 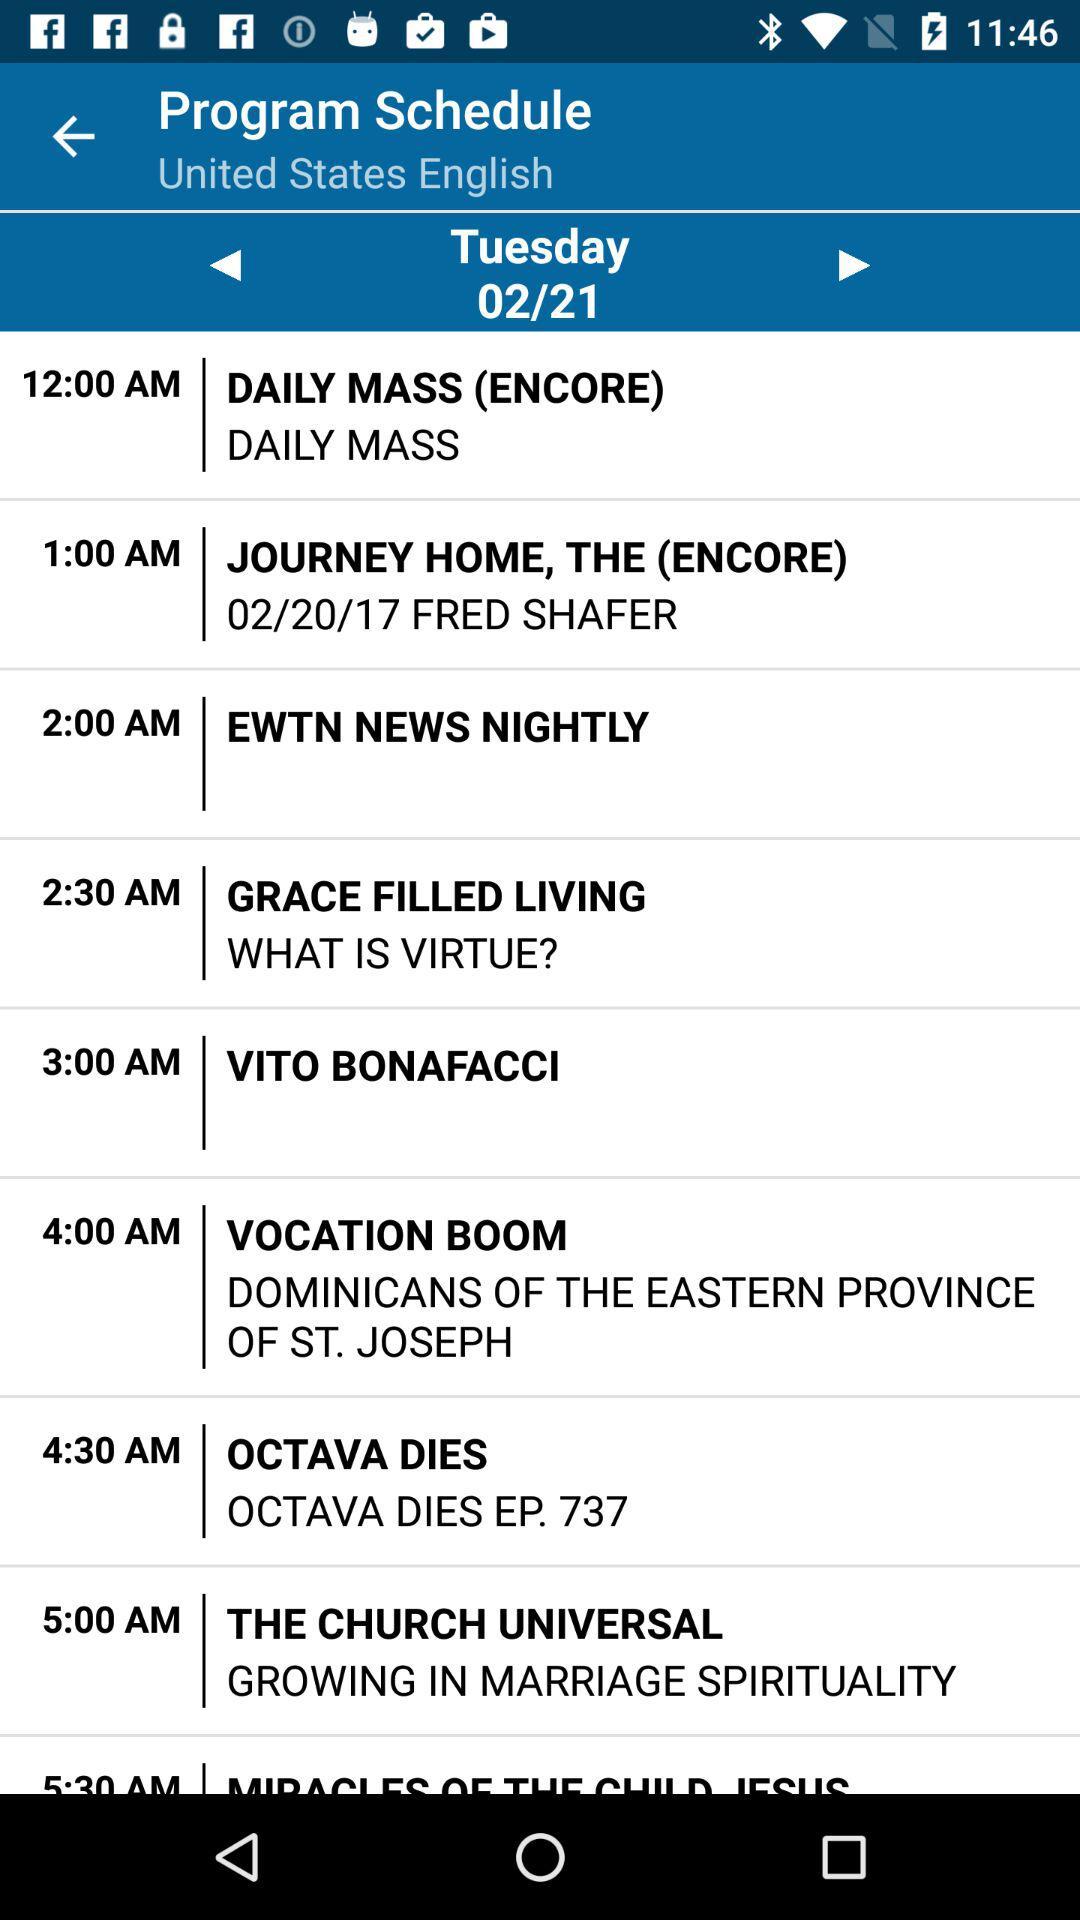 I want to click on the item to the left of the octava dies, so click(x=204, y=1481).